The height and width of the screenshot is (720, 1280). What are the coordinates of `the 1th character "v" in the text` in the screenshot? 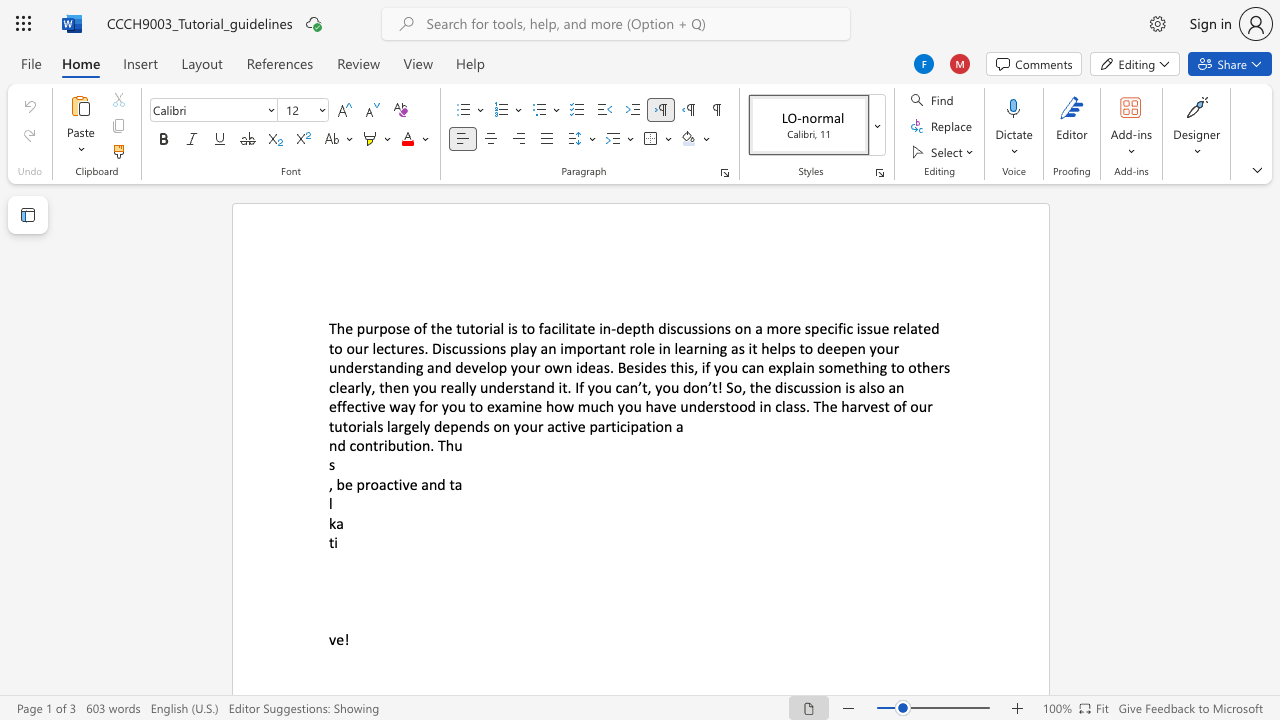 It's located at (474, 367).